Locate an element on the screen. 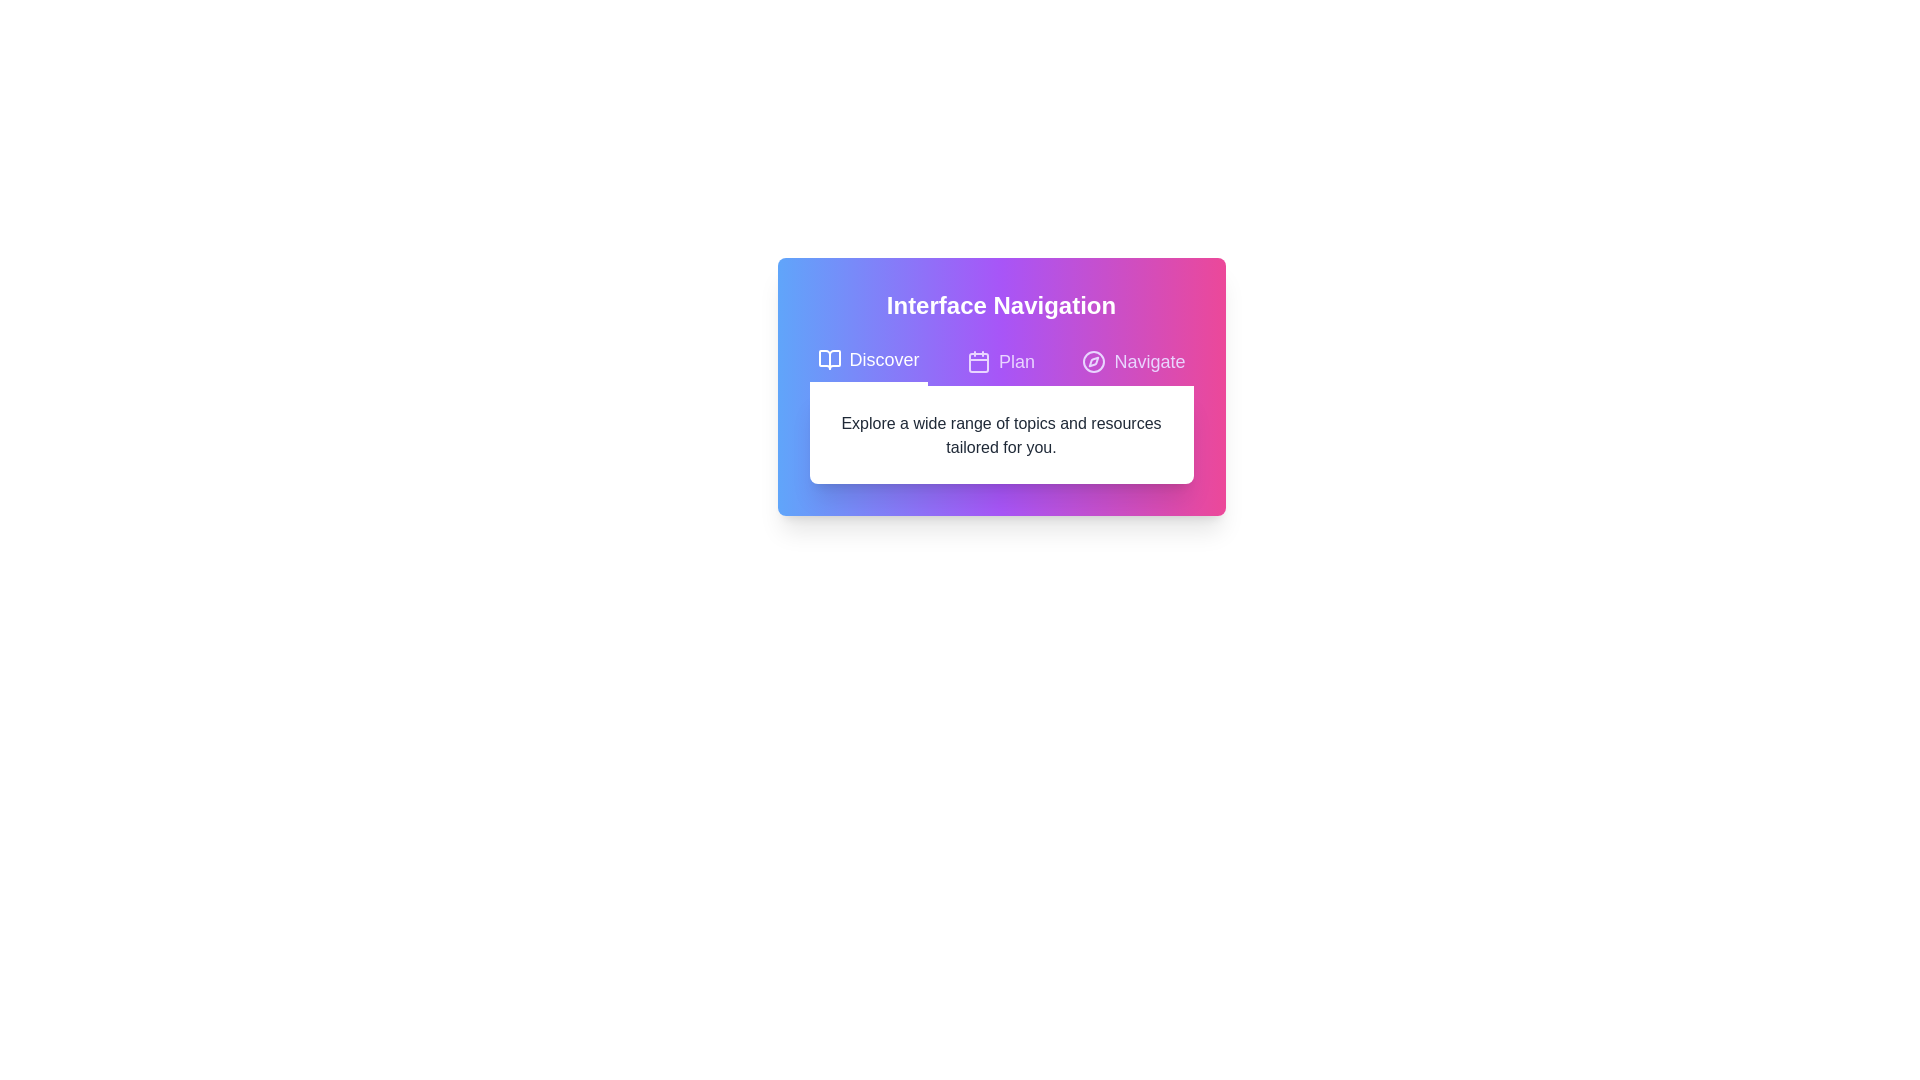 The height and width of the screenshot is (1080, 1920). informational text 'Explore a wide range of topics and resources tailored for you.' located centrally in a white card beneath navigation tabs labeled 'Discover,' 'Plan,' and 'Navigate.' is located at coordinates (1001, 434).